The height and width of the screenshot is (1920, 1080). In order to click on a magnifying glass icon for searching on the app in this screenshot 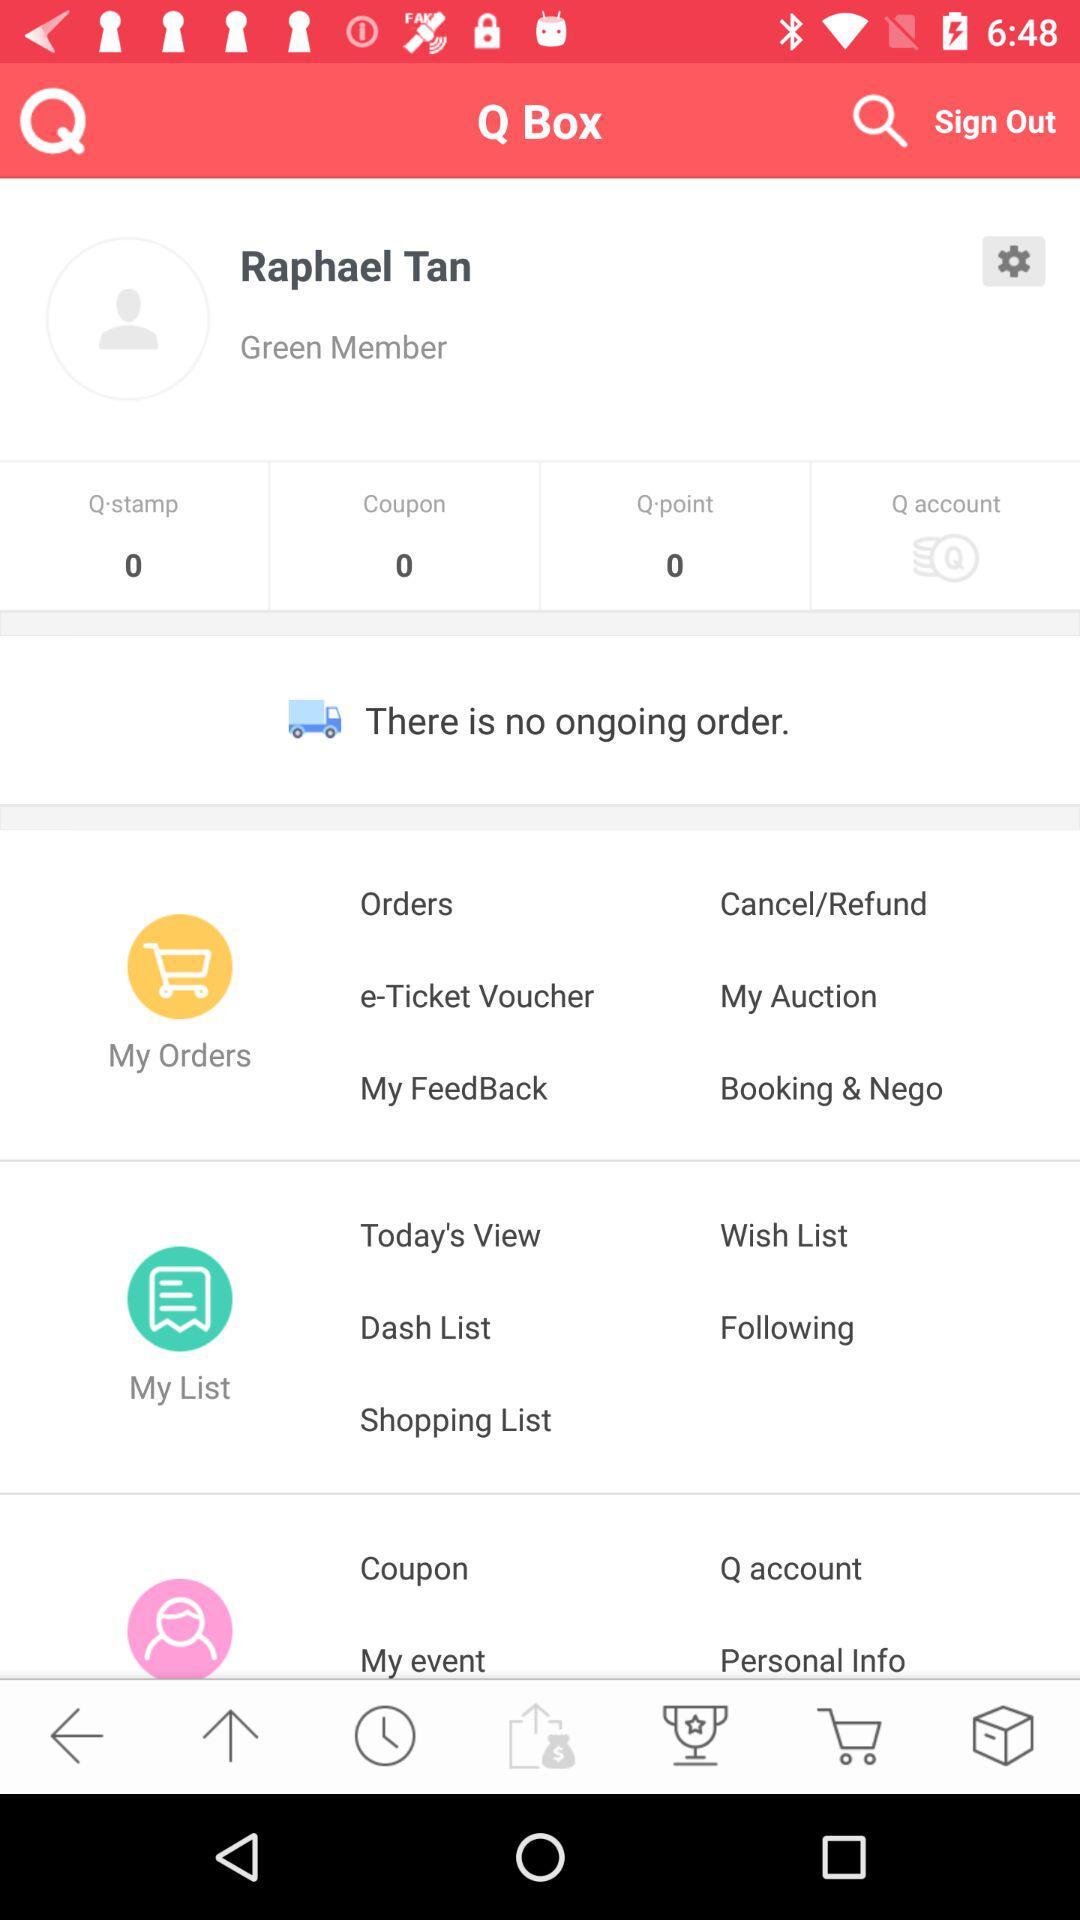, I will do `click(878, 119)`.